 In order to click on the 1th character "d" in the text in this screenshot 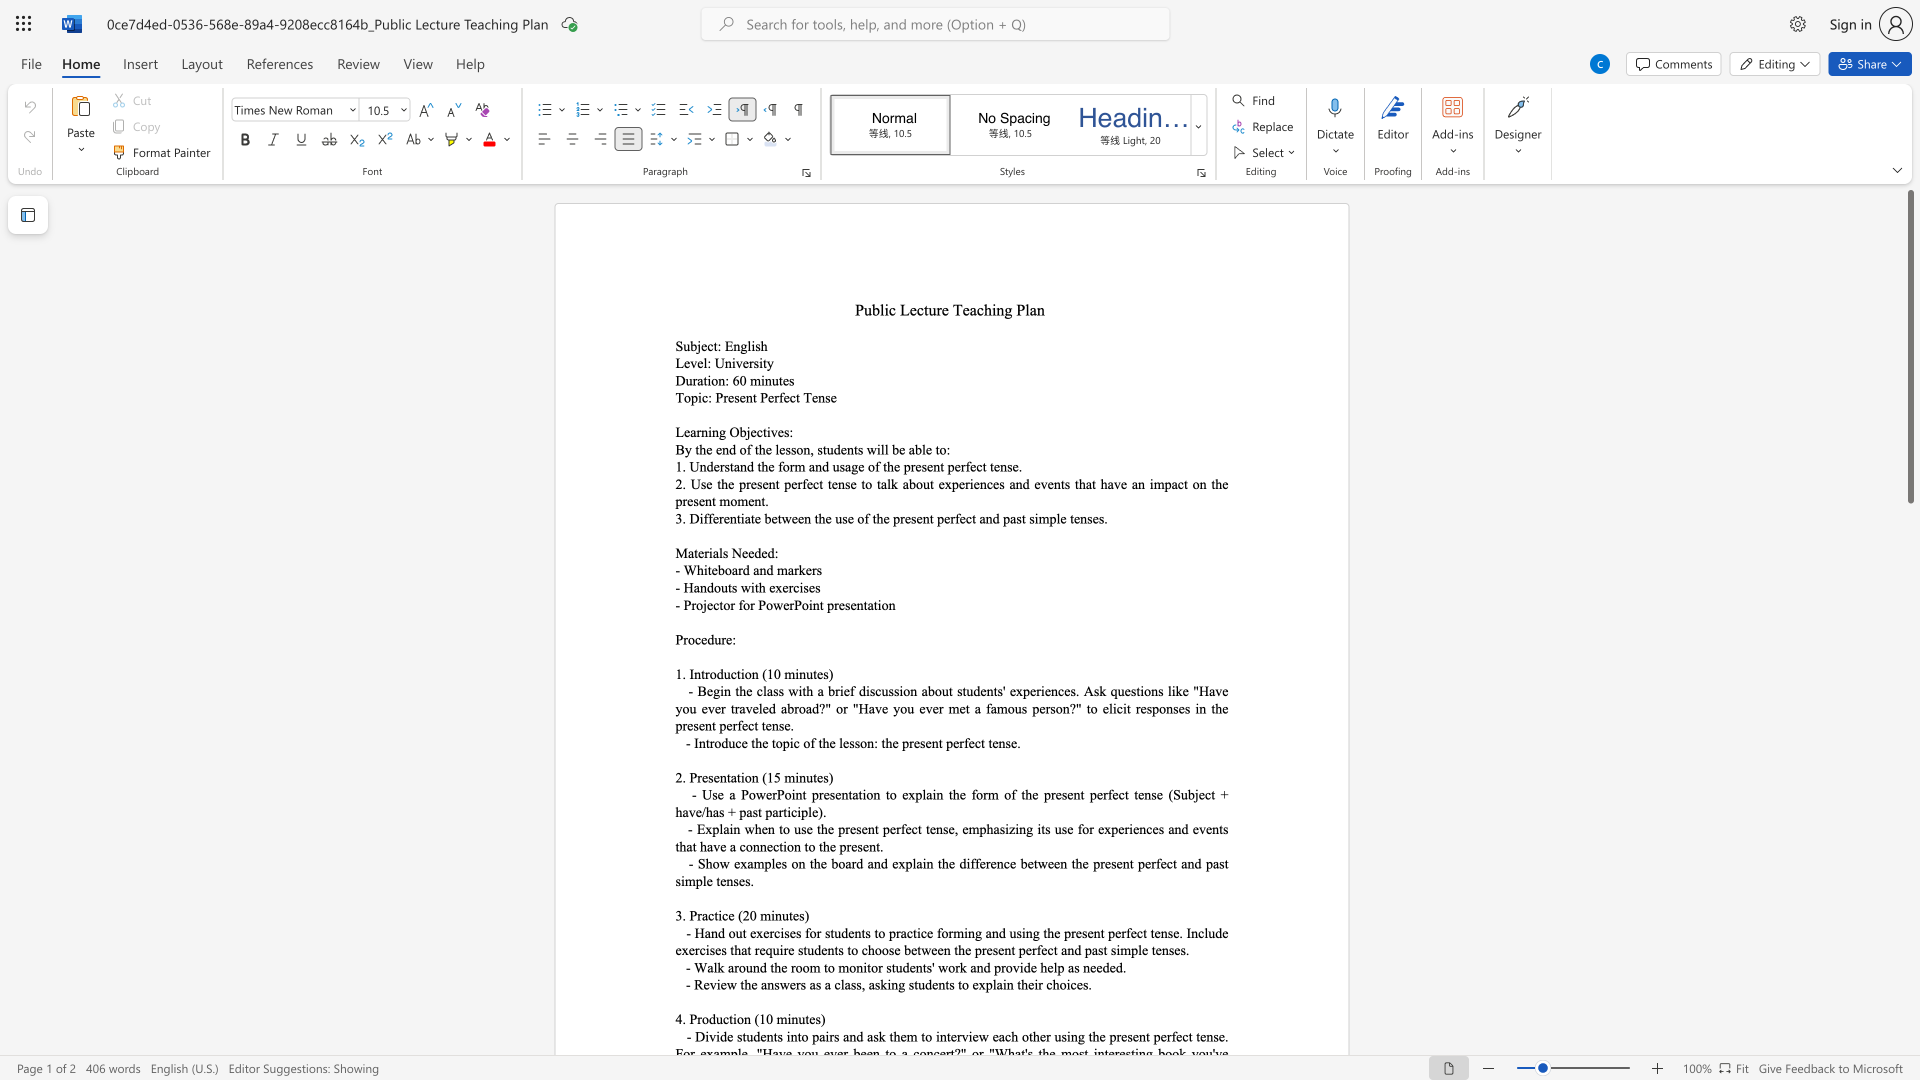, I will do `click(720, 933)`.